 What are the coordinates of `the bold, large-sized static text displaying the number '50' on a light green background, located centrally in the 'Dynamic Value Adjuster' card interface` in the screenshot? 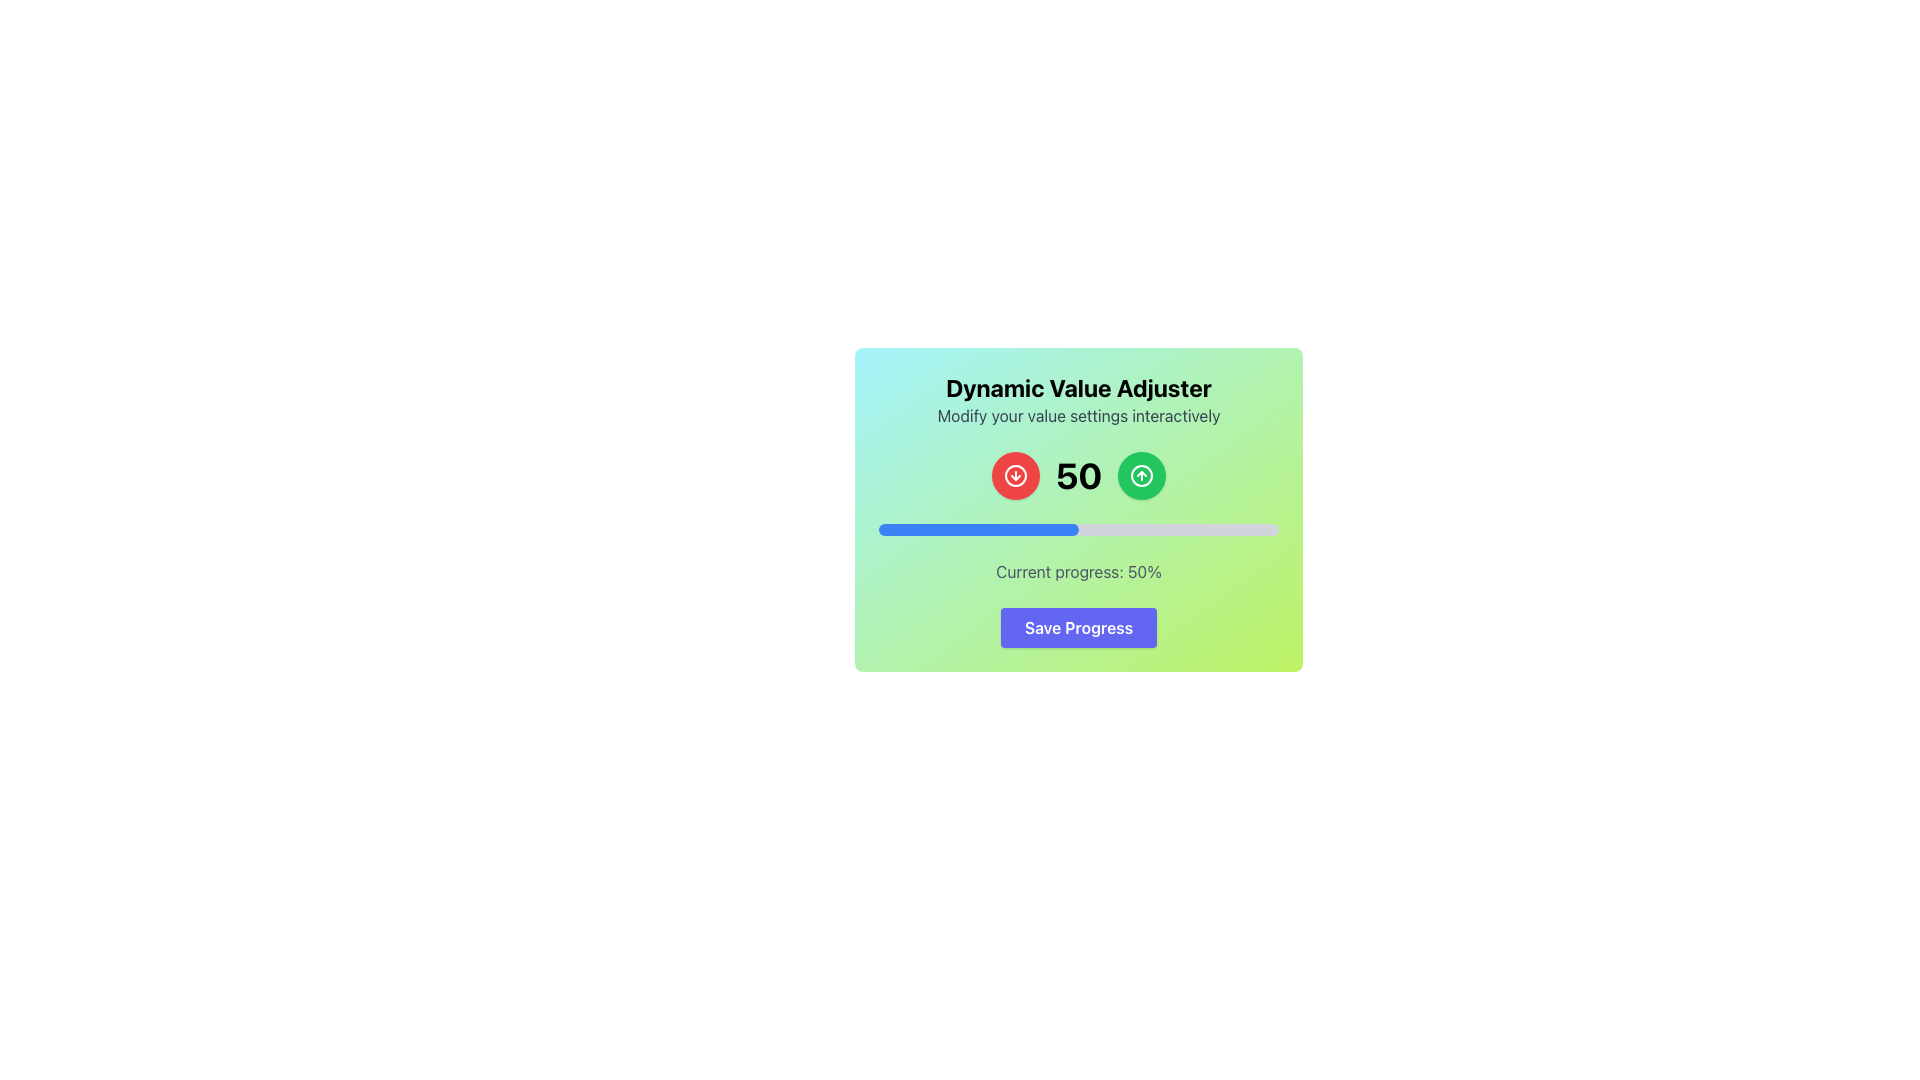 It's located at (1078, 475).